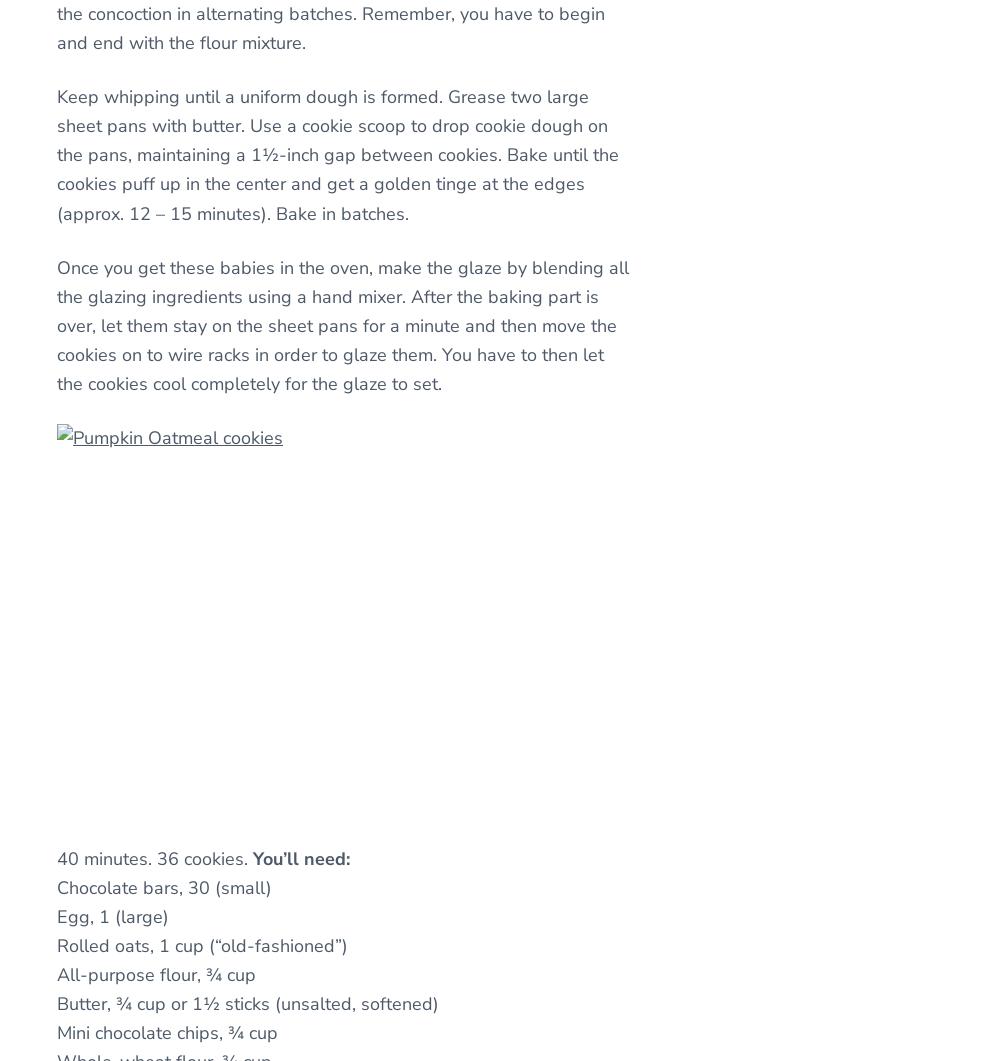 This screenshot has height=1061, width=984. What do you see at coordinates (164, 885) in the screenshot?
I see `'Chocolate bars, 30 (small)'` at bounding box center [164, 885].